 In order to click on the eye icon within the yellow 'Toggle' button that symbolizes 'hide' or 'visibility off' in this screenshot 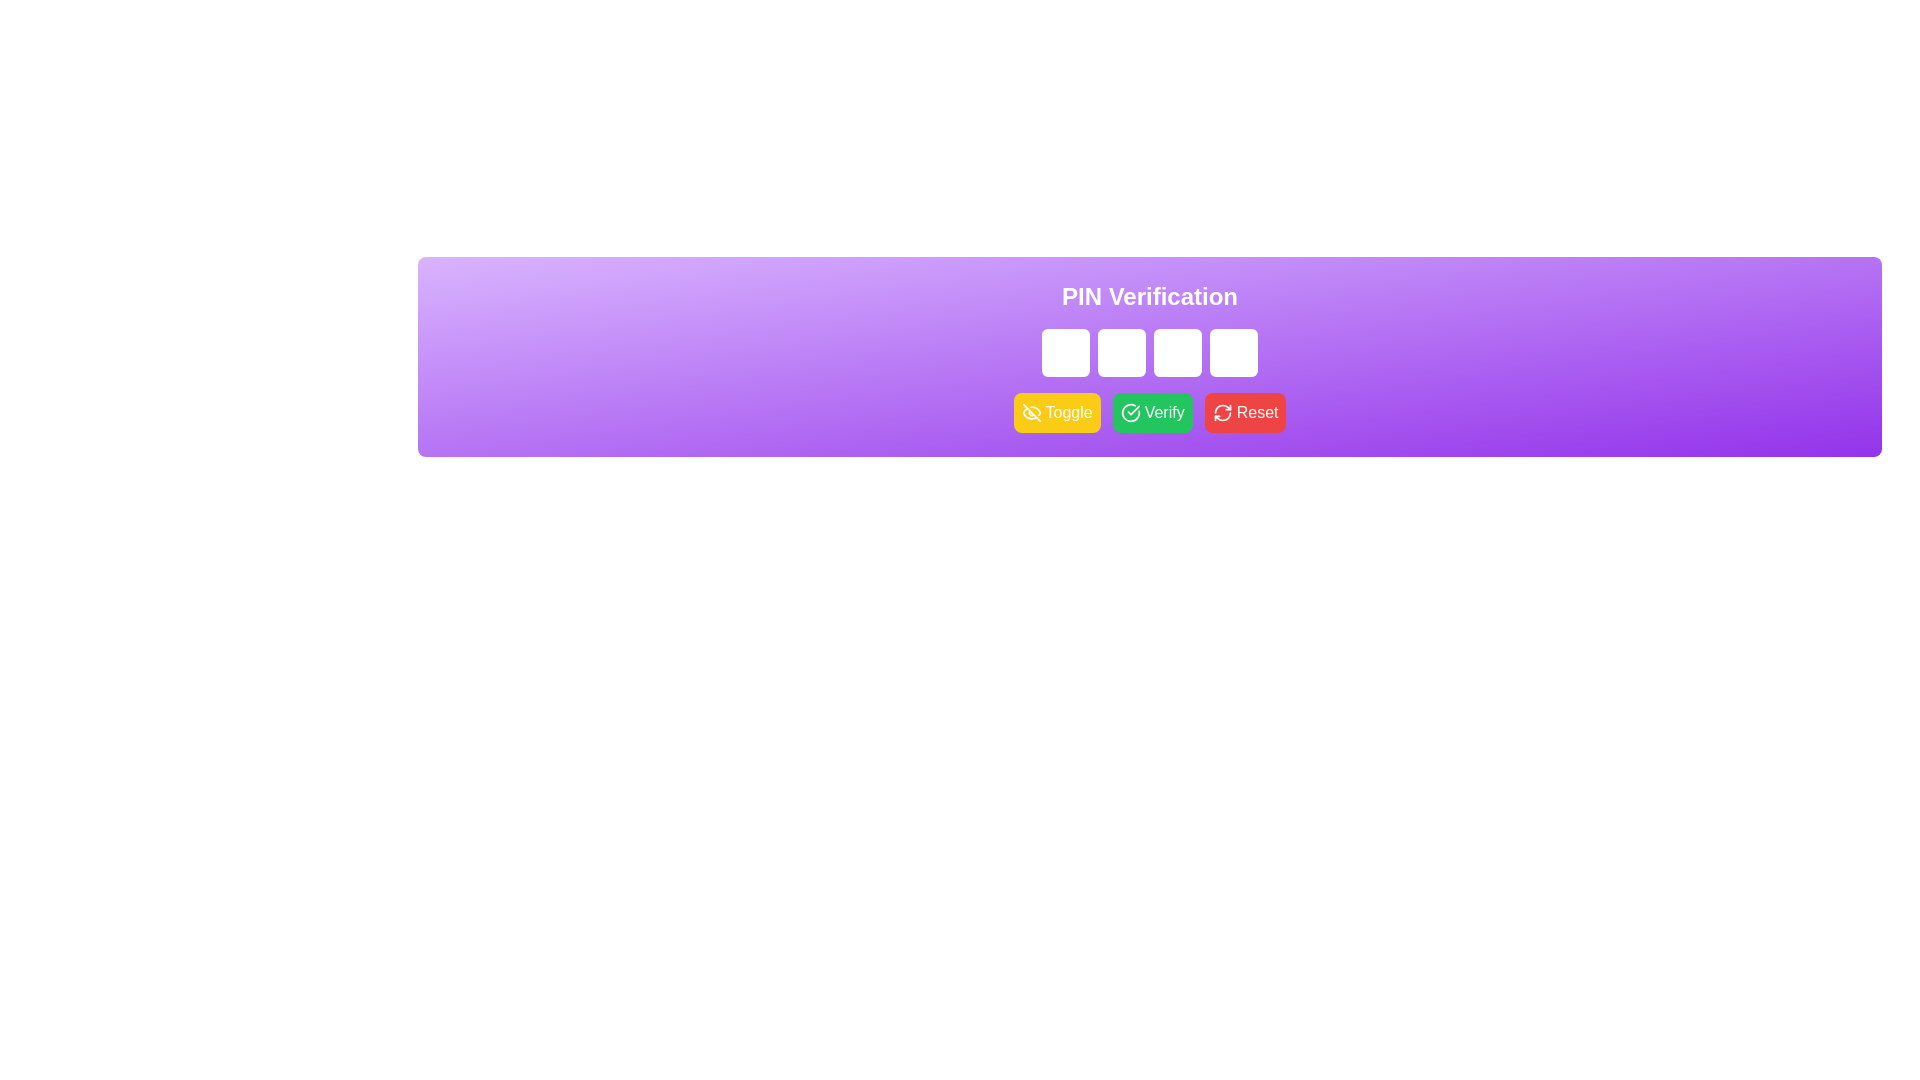, I will do `click(1031, 411)`.